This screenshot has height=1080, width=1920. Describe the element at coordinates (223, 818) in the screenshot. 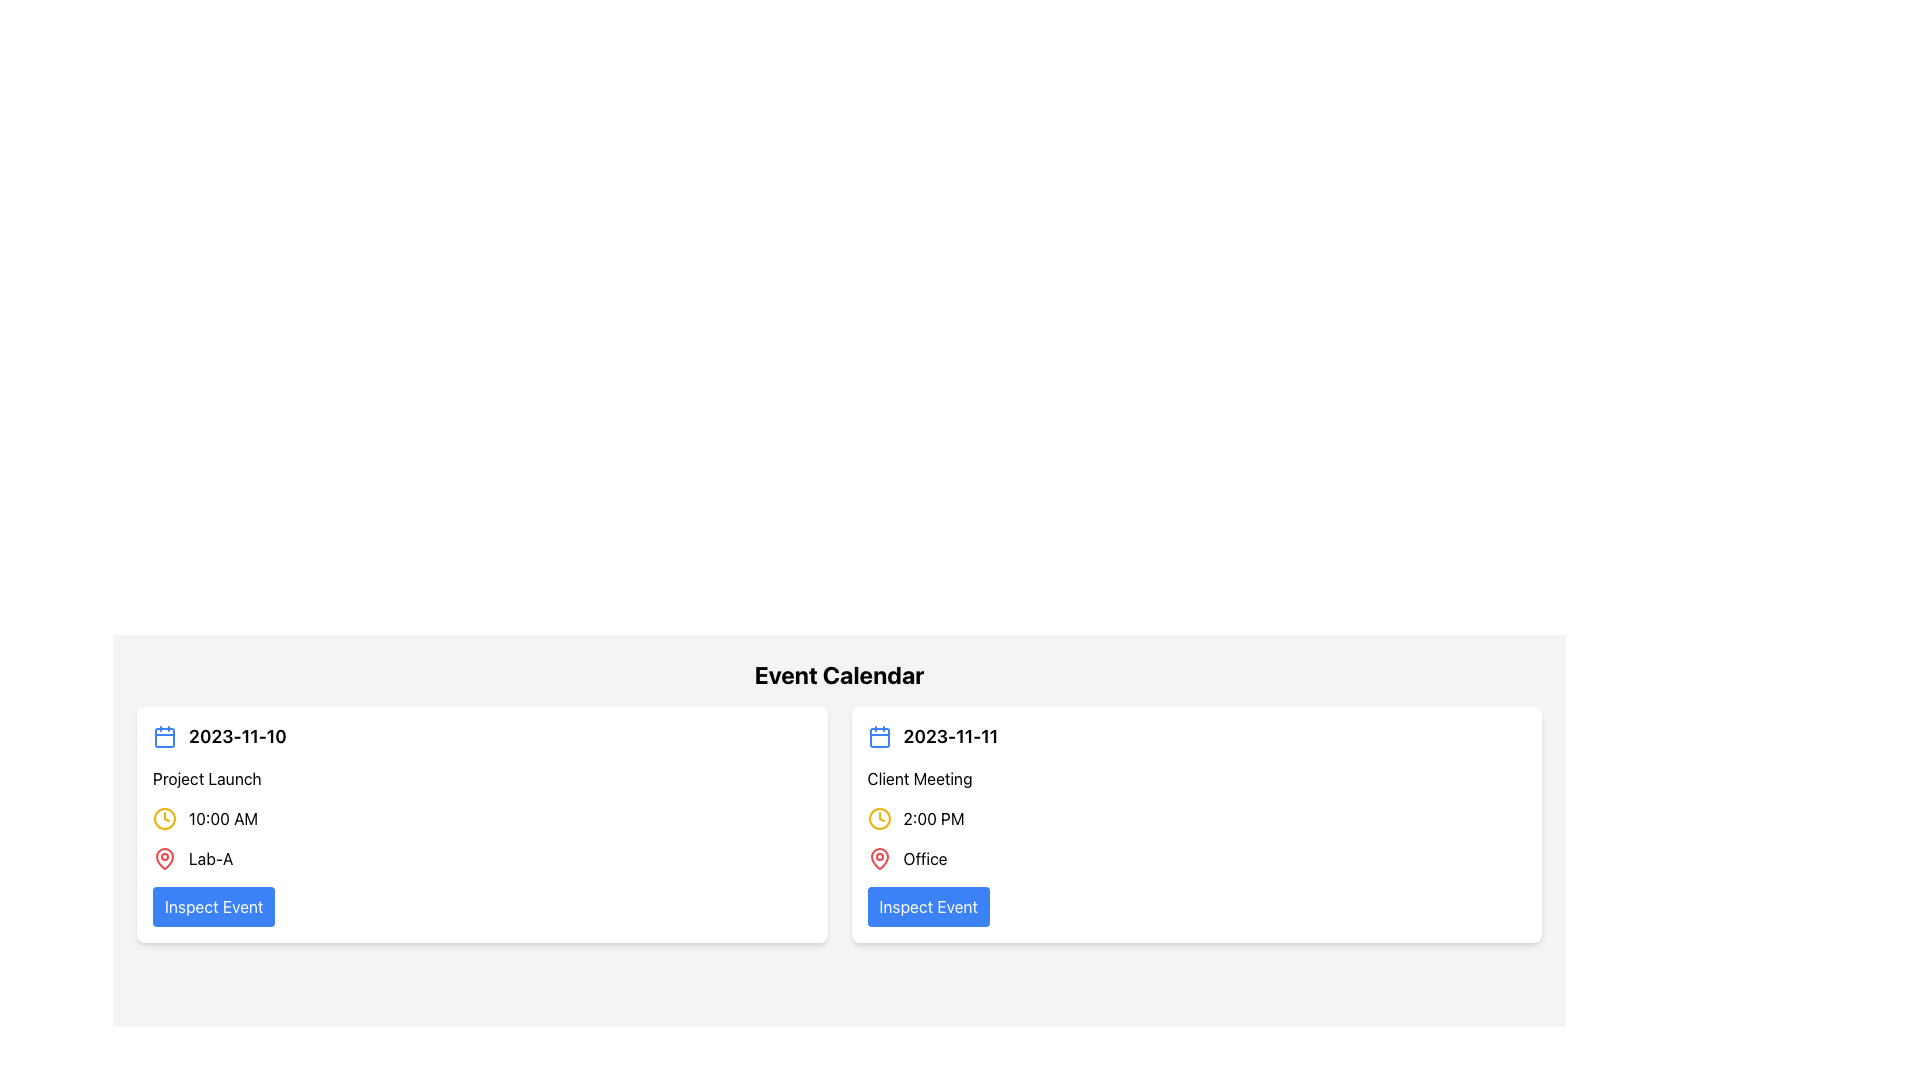

I see `the static text displaying the time '10:00 AM', which is styled in black on a white background and located next to a clock icon in the event details section` at that location.